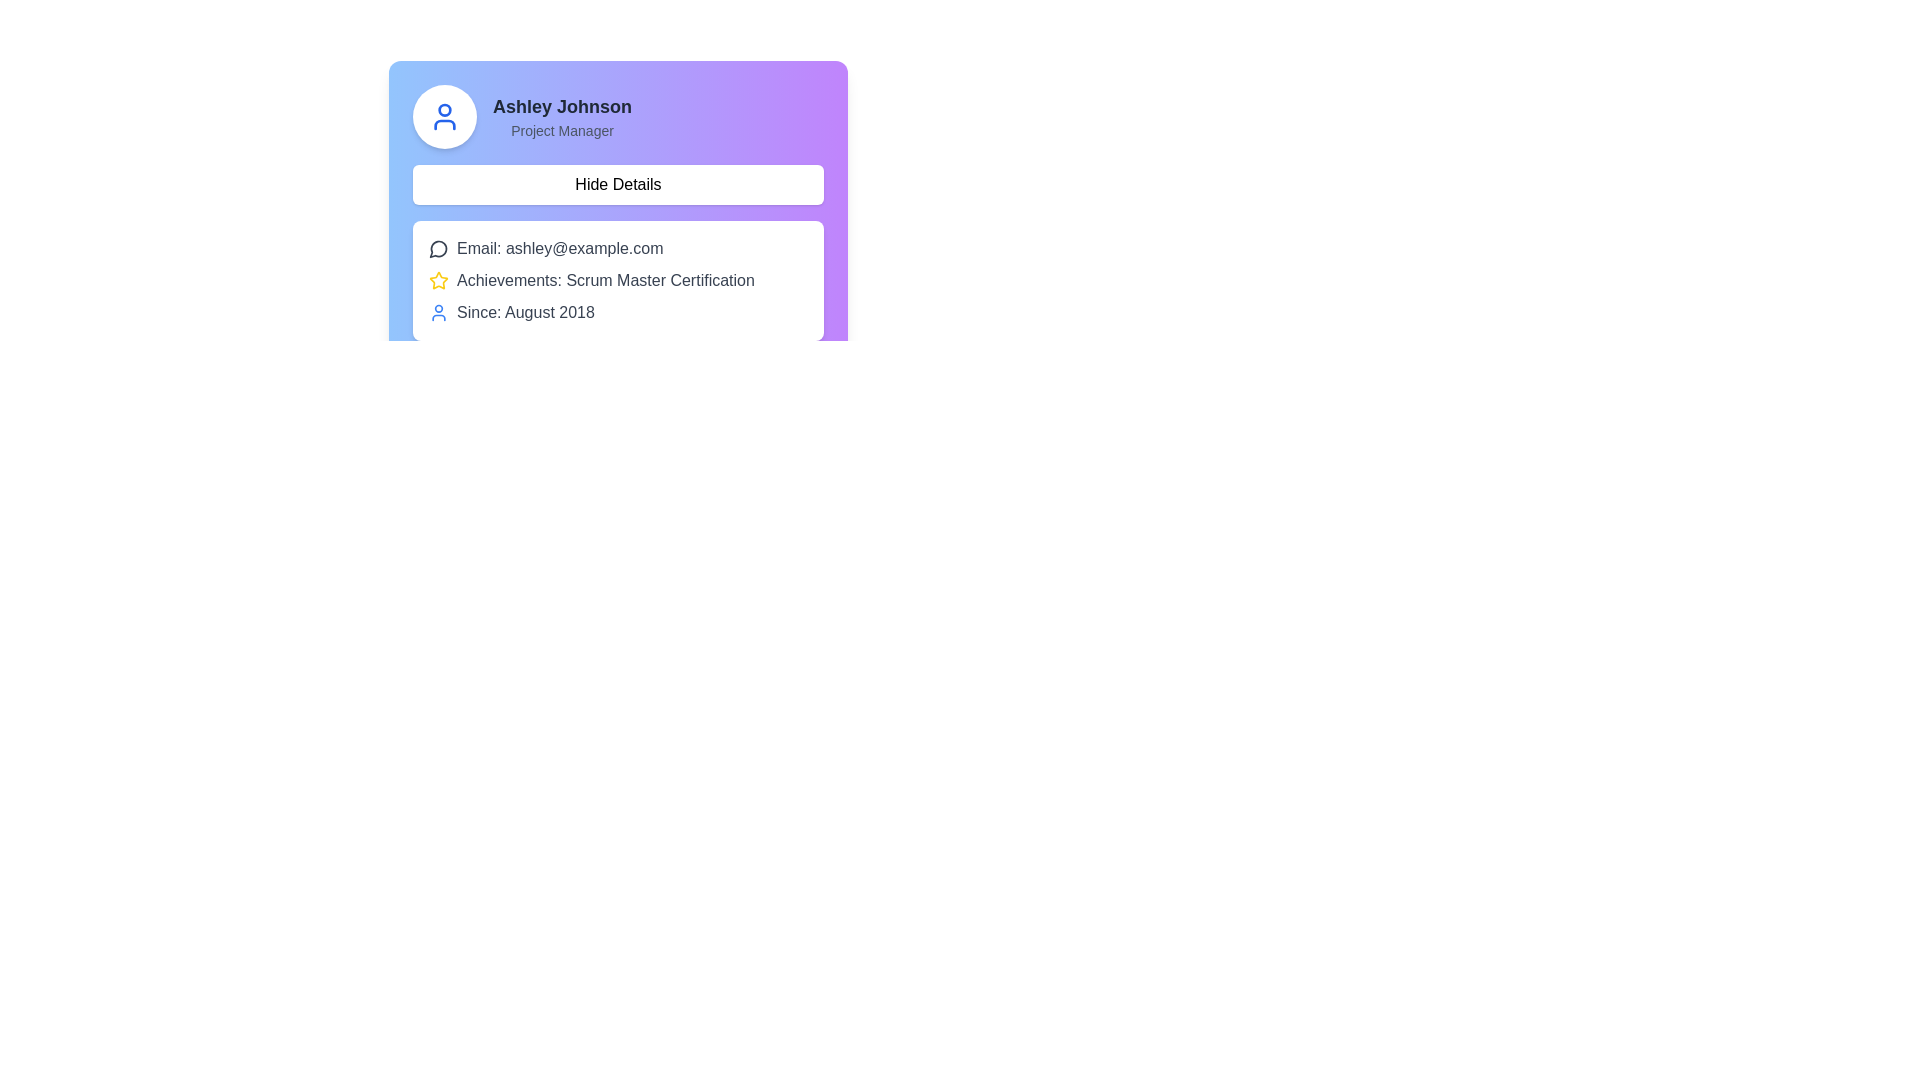 Image resolution: width=1920 pixels, height=1080 pixels. What do you see at coordinates (437, 280) in the screenshot?
I see `the star icon that represents an achievement highlight related to the user's profile, specifically emphasizing a certification or award, located next to the text label stating 'Achievements: Scrum Master Certification'` at bounding box center [437, 280].